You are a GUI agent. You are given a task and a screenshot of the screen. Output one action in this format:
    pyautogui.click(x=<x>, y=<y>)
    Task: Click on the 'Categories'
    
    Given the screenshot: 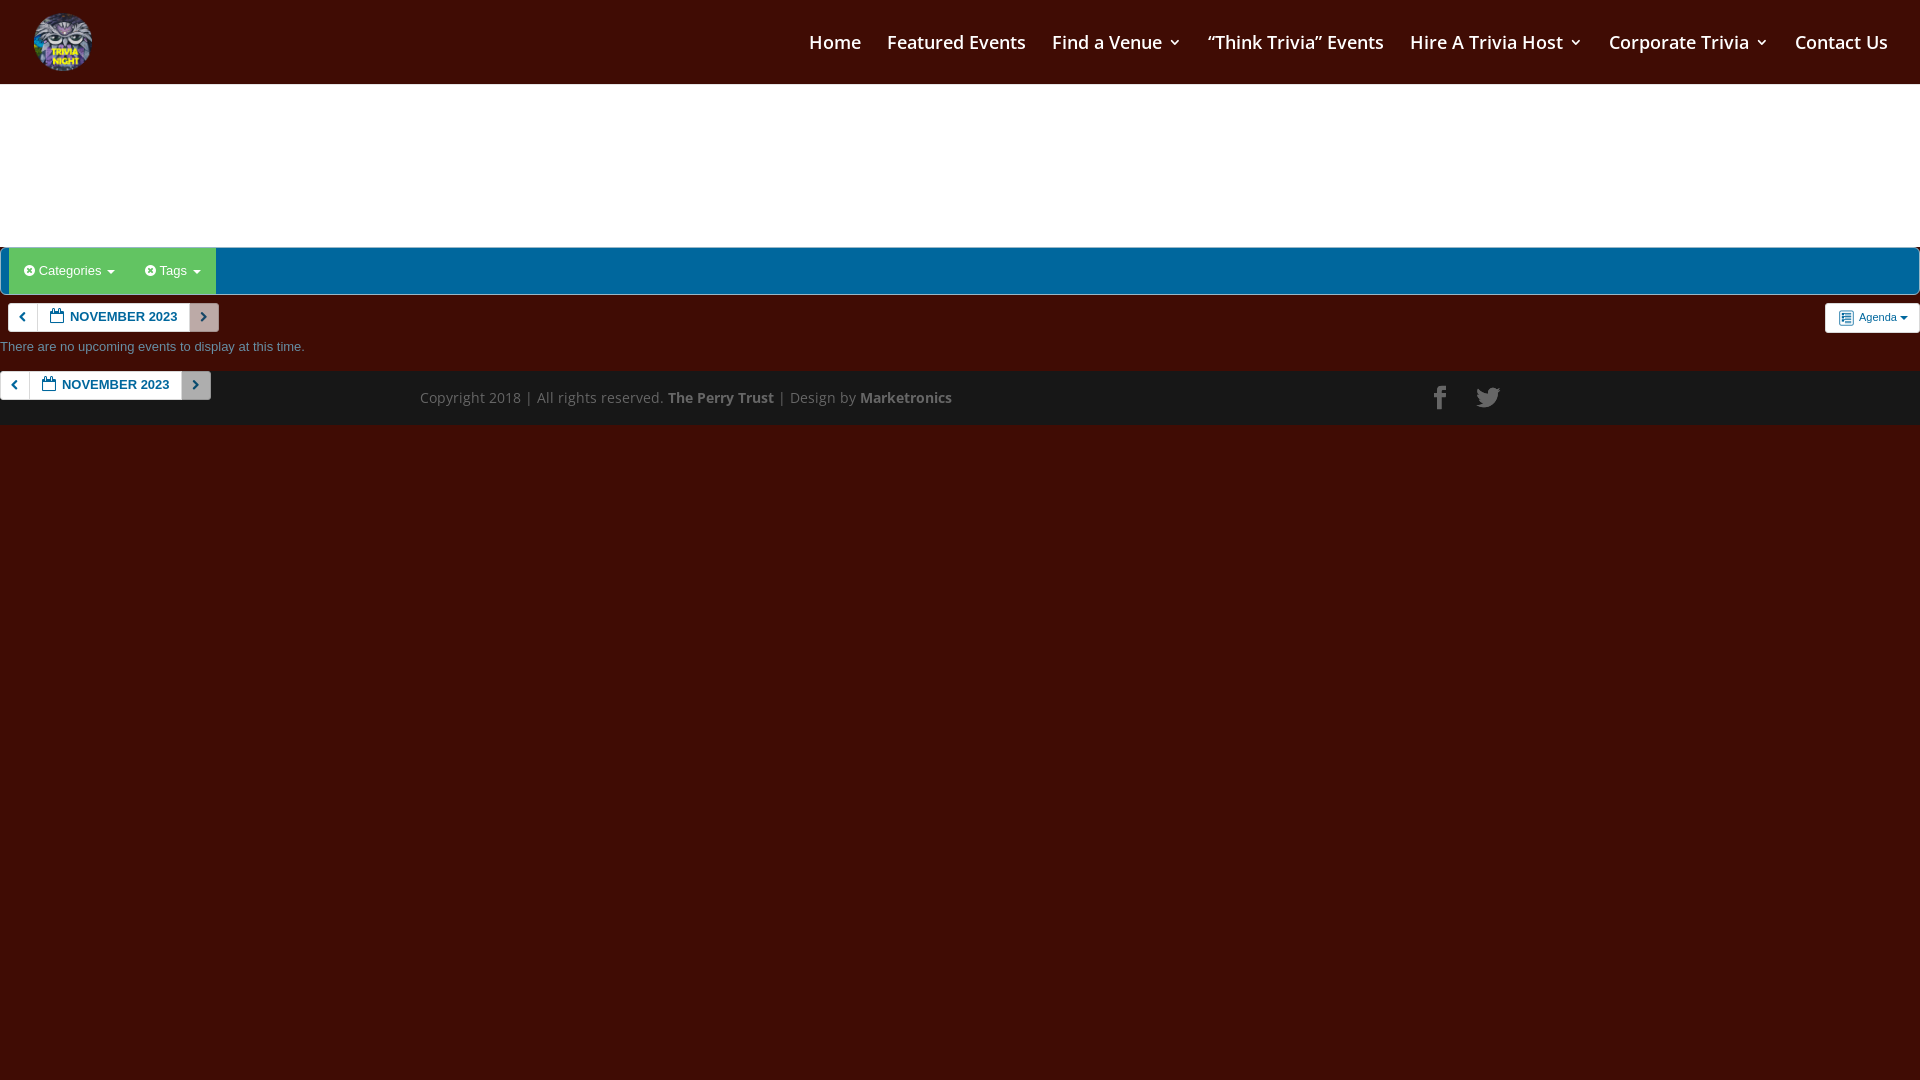 What is the action you would take?
    pyautogui.click(x=69, y=270)
    